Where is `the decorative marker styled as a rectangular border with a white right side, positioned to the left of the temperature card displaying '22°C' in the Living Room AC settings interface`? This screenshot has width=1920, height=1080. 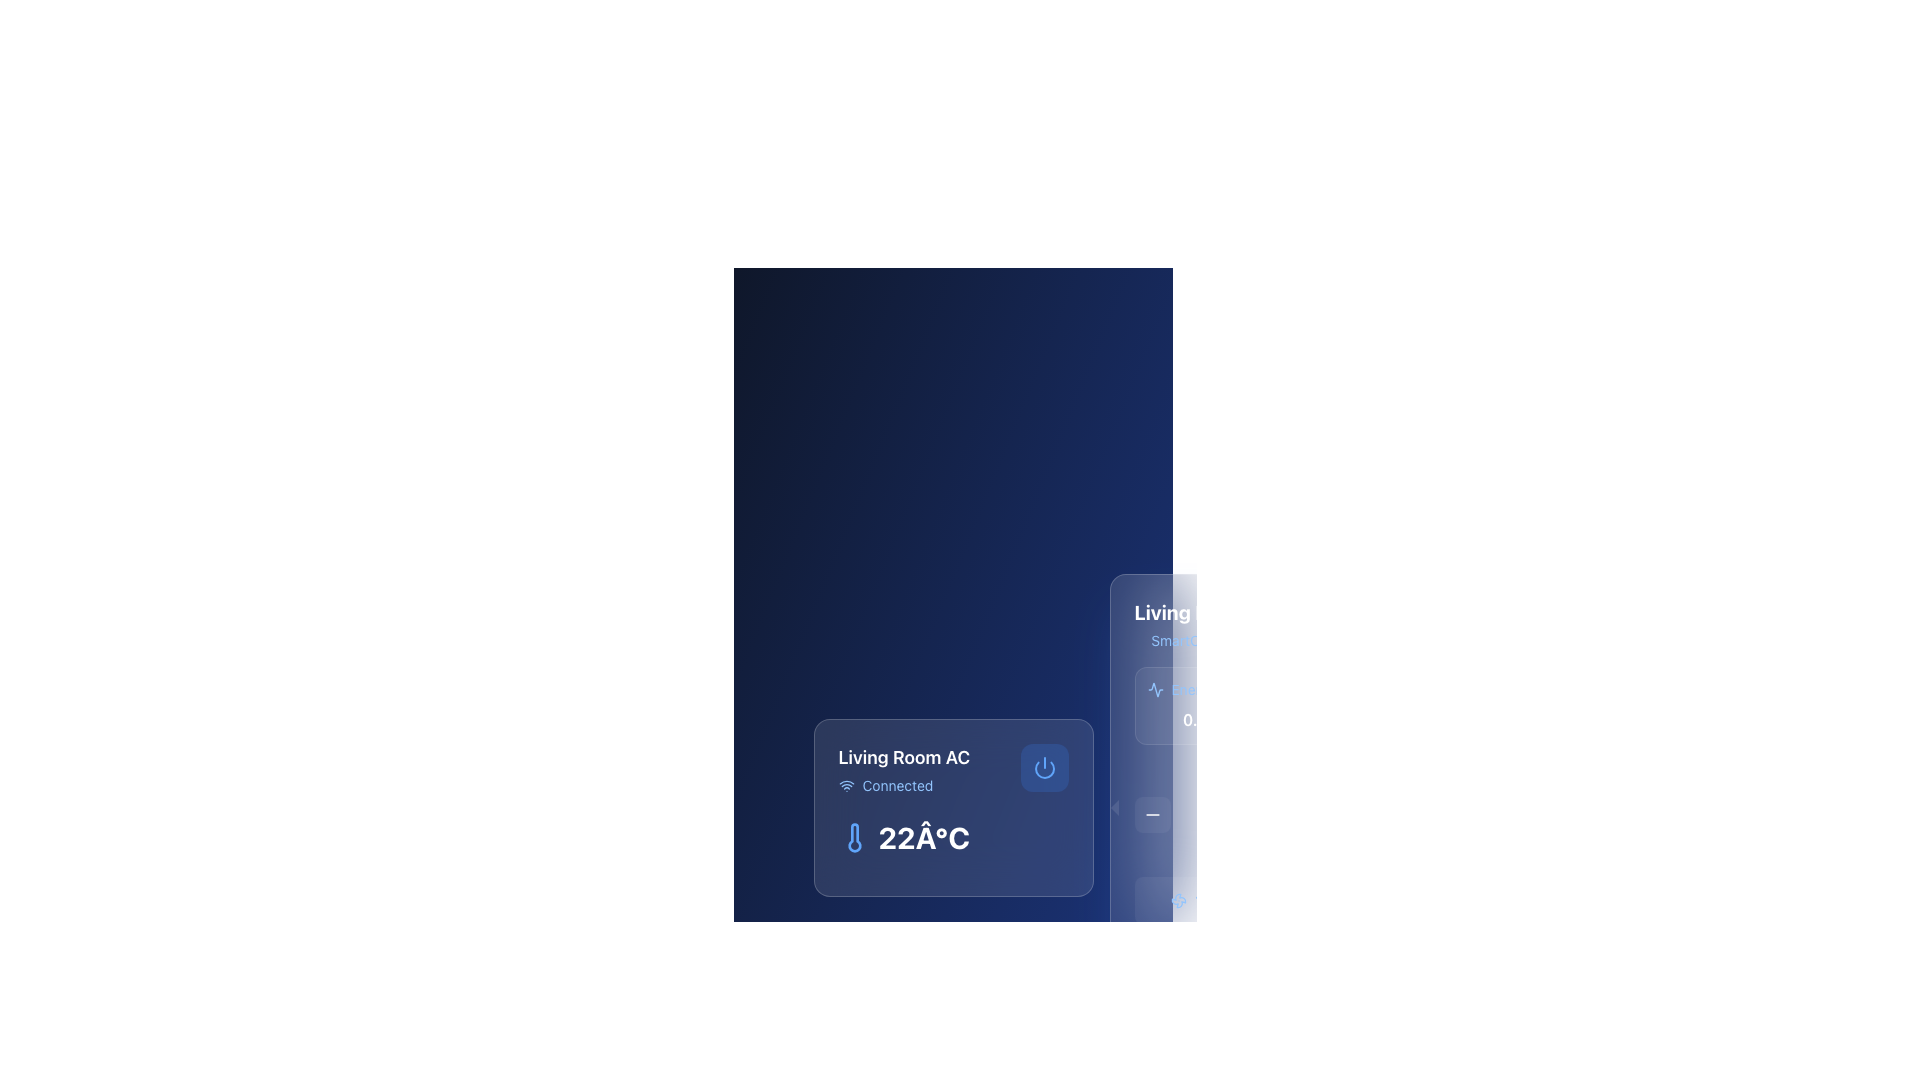 the decorative marker styled as a rectangular border with a white right side, positioned to the left of the temperature card displaying '22°C' in the Living Room AC settings interface is located at coordinates (1109, 806).